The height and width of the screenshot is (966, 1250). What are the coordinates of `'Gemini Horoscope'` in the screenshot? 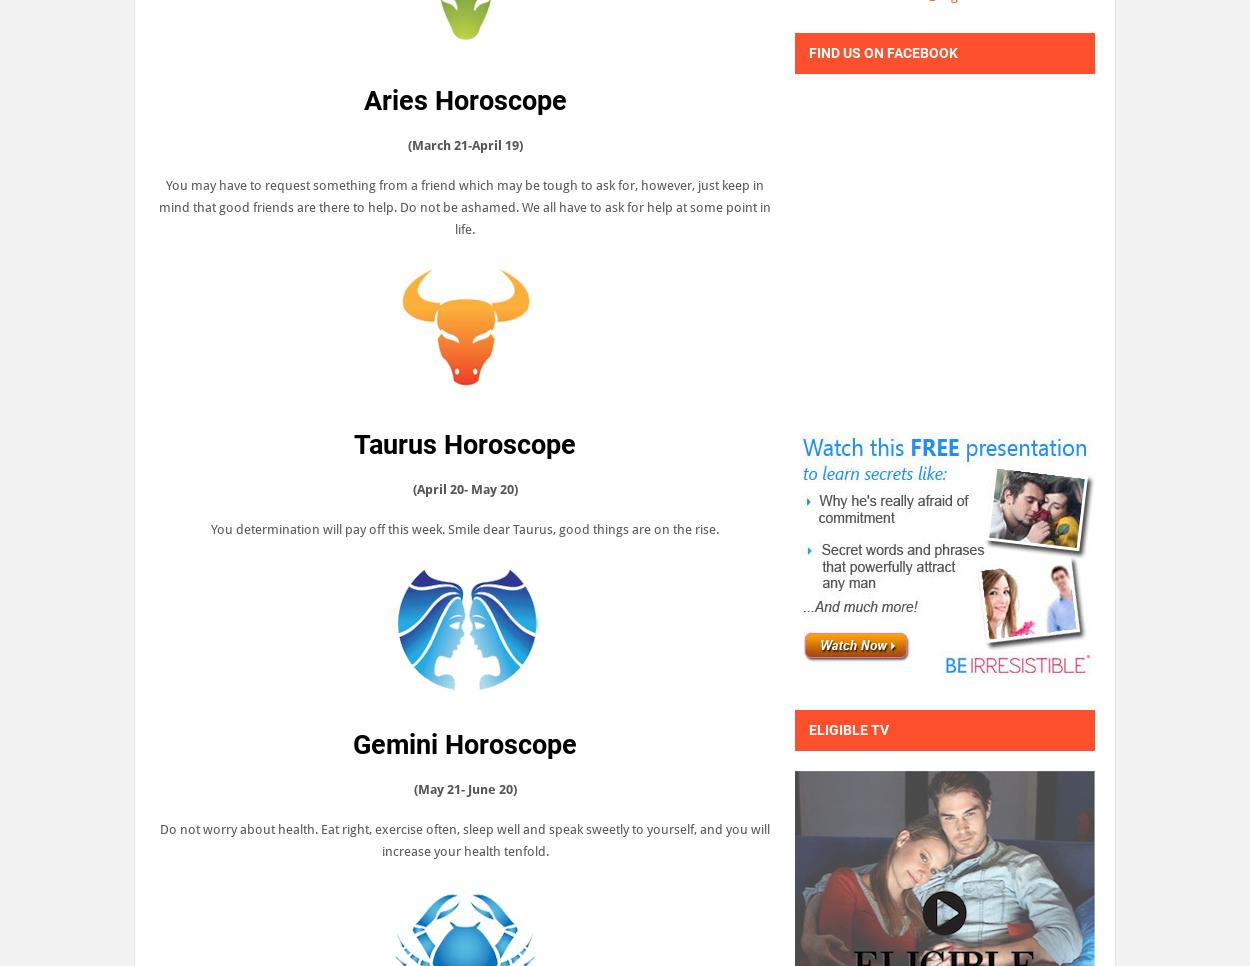 It's located at (464, 744).